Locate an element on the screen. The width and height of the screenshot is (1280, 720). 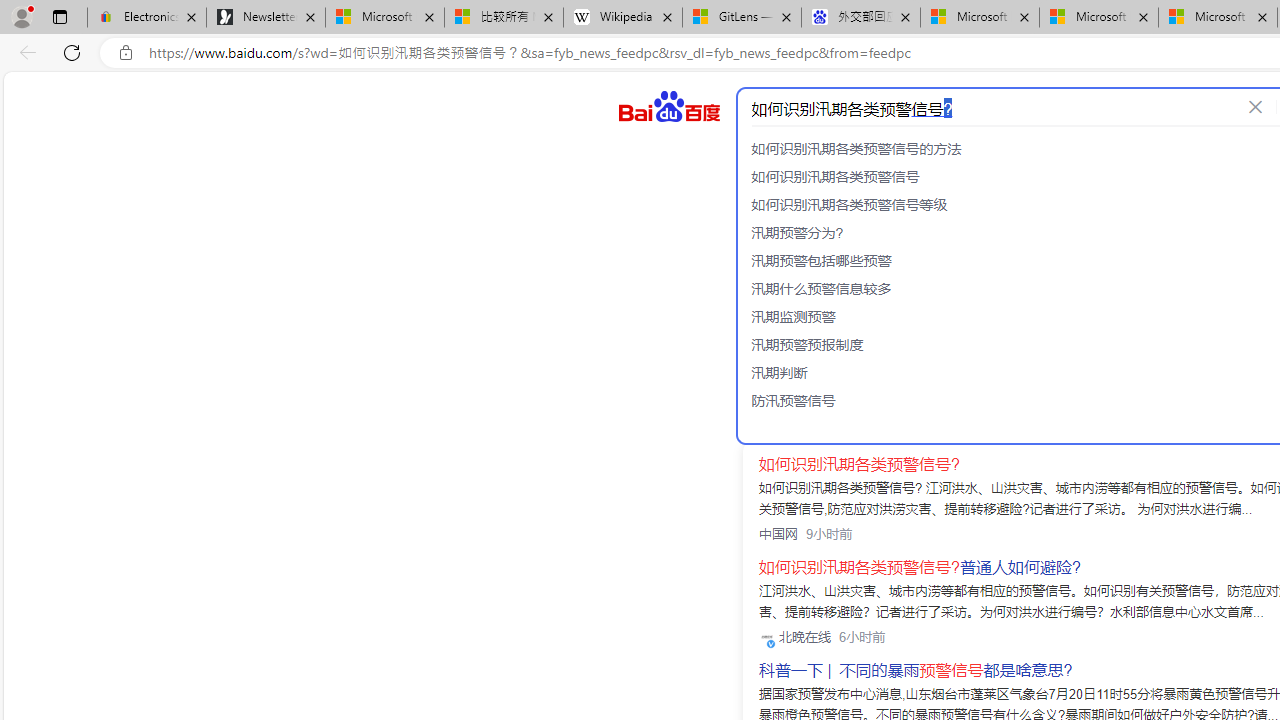
'Electronics, Cars, Fashion, Collectibles & More | eBay' is located at coordinates (146, 17).